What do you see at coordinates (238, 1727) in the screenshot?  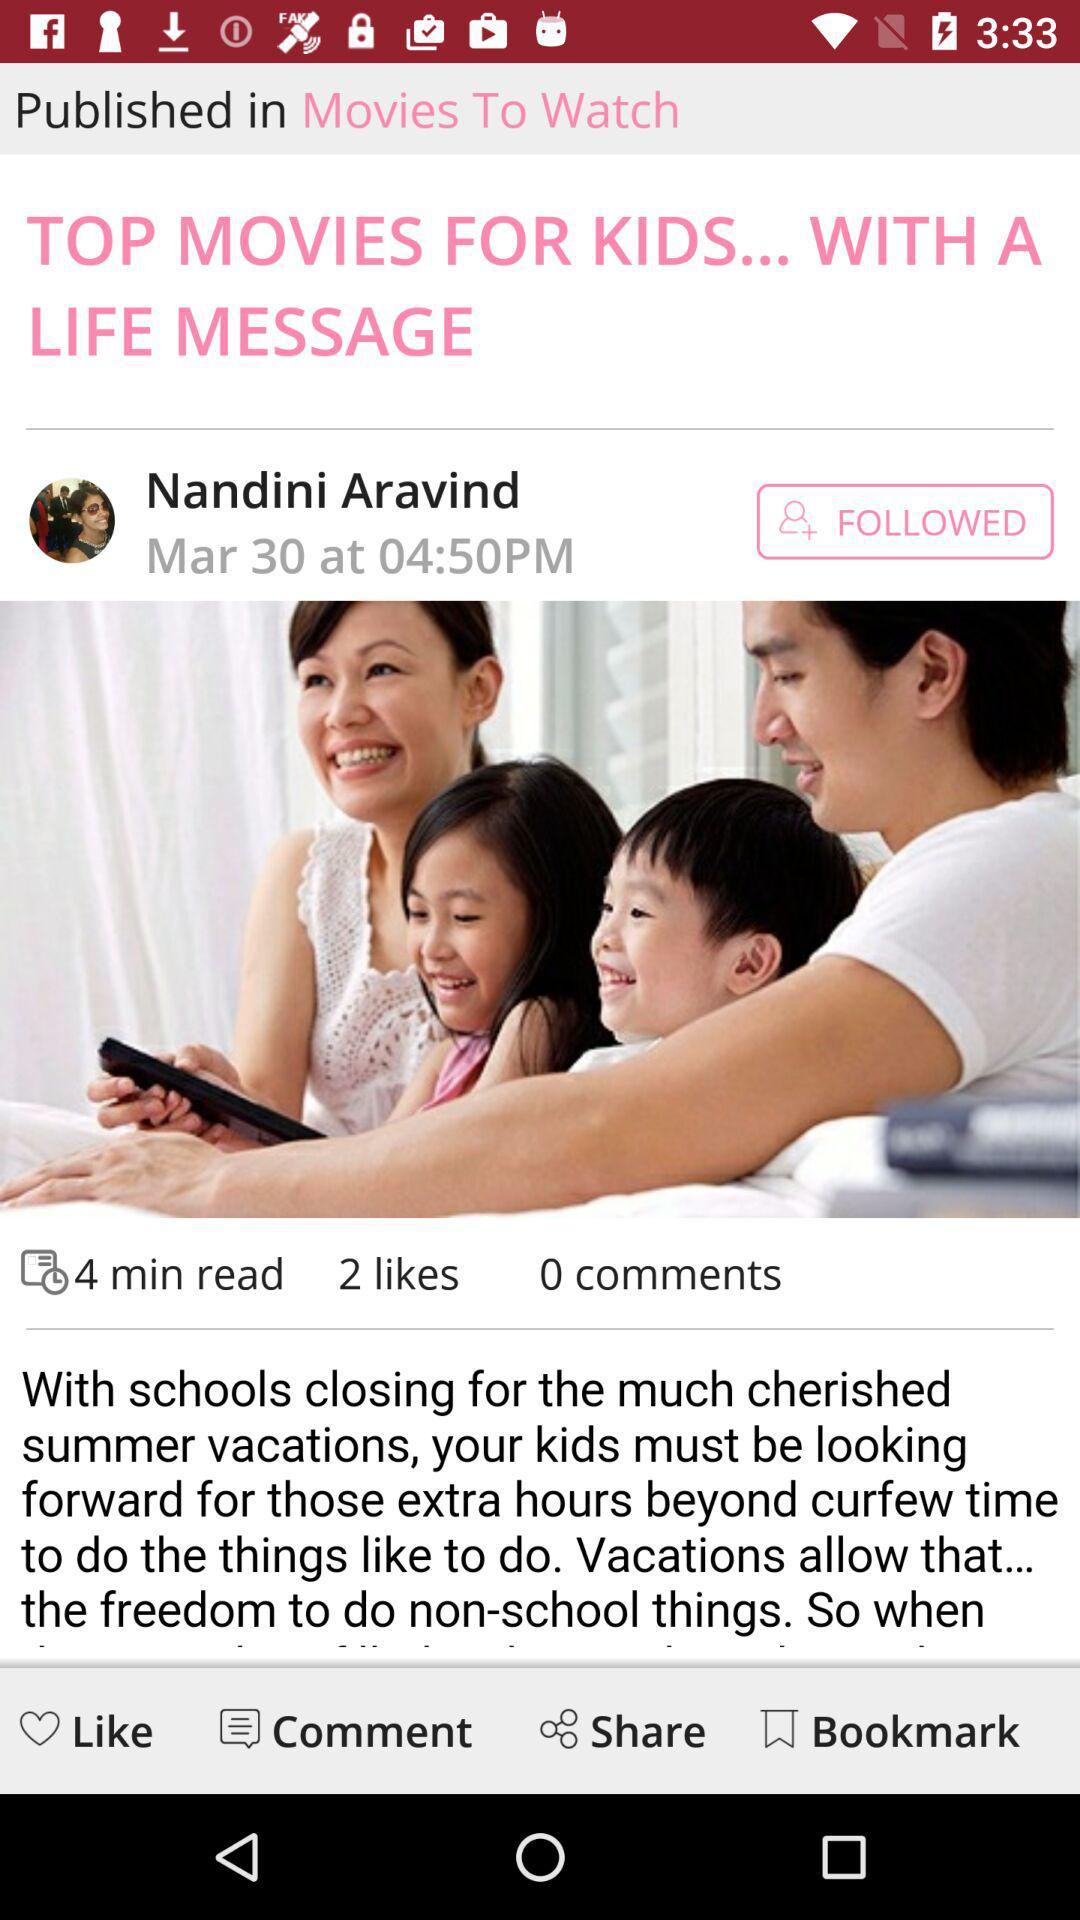 I see `comment` at bounding box center [238, 1727].